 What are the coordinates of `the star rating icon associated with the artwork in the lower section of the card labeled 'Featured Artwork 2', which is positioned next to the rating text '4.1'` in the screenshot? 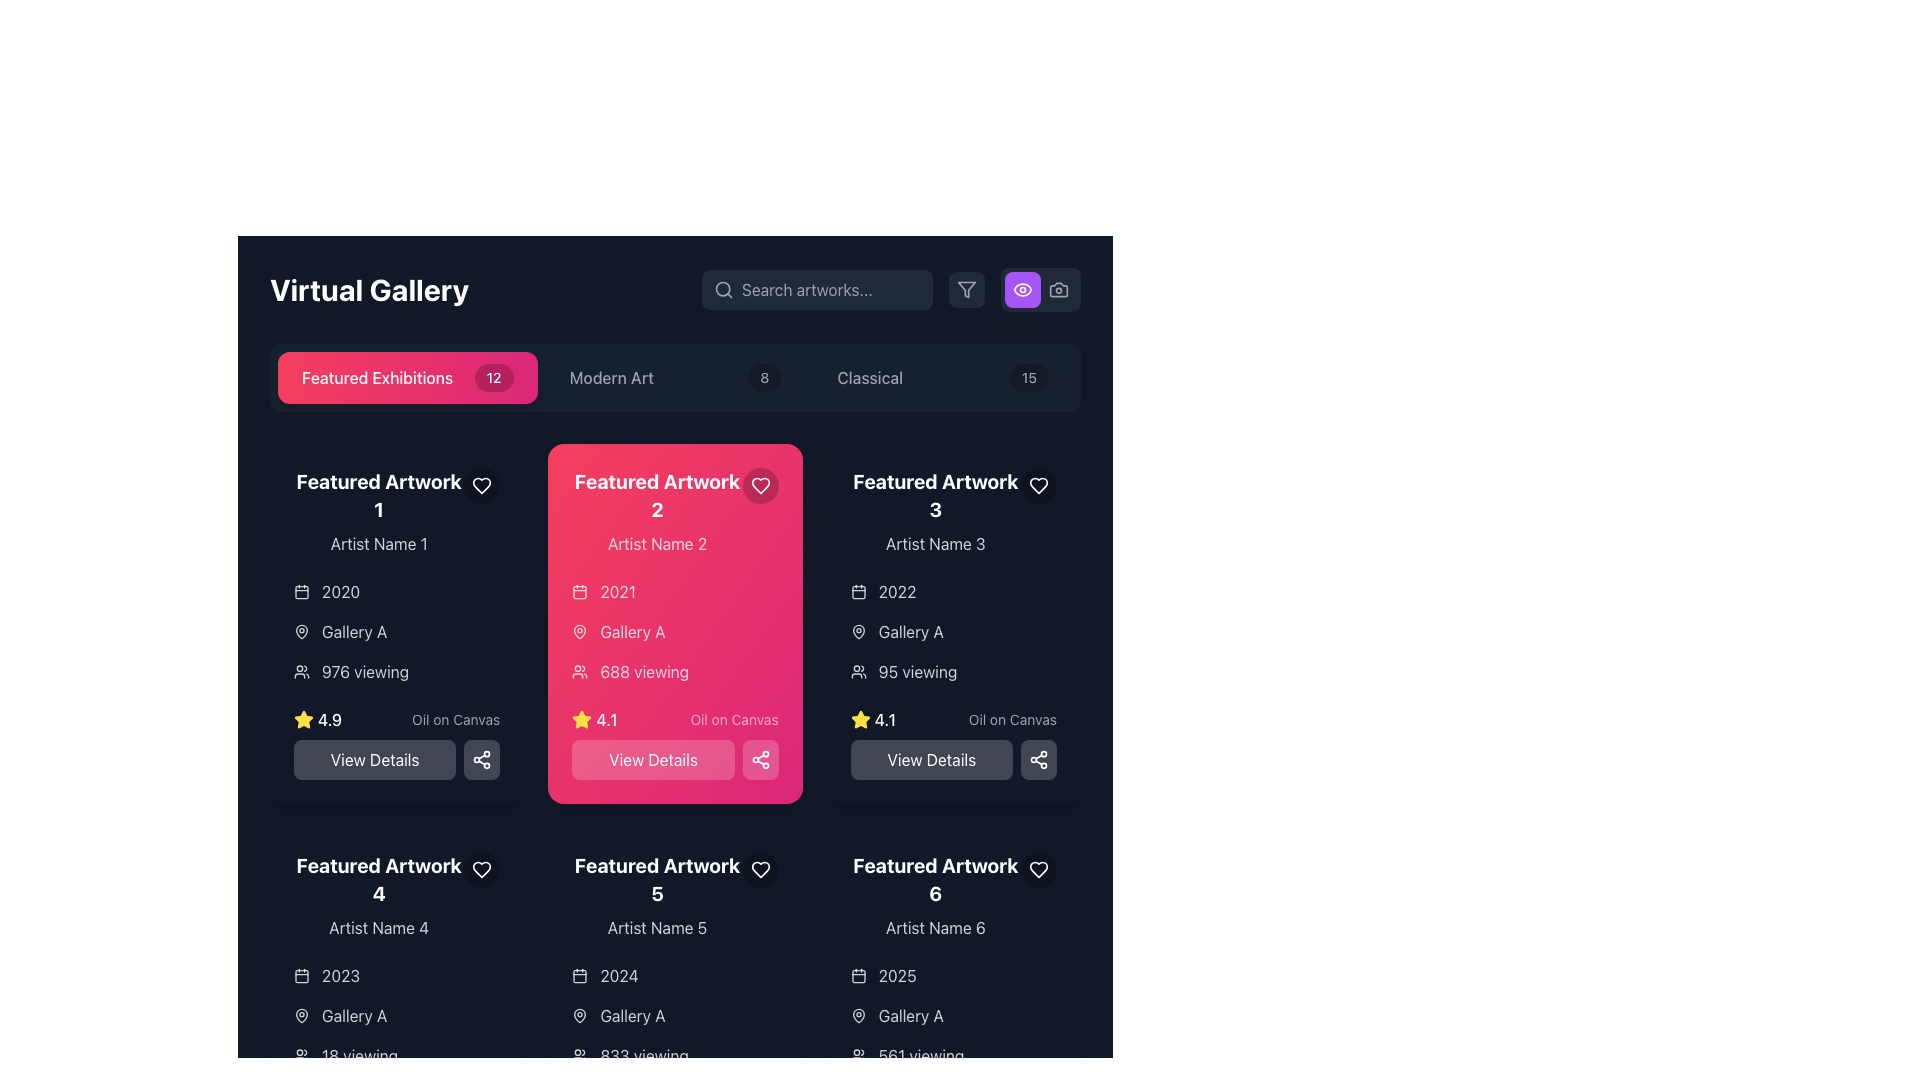 It's located at (860, 720).